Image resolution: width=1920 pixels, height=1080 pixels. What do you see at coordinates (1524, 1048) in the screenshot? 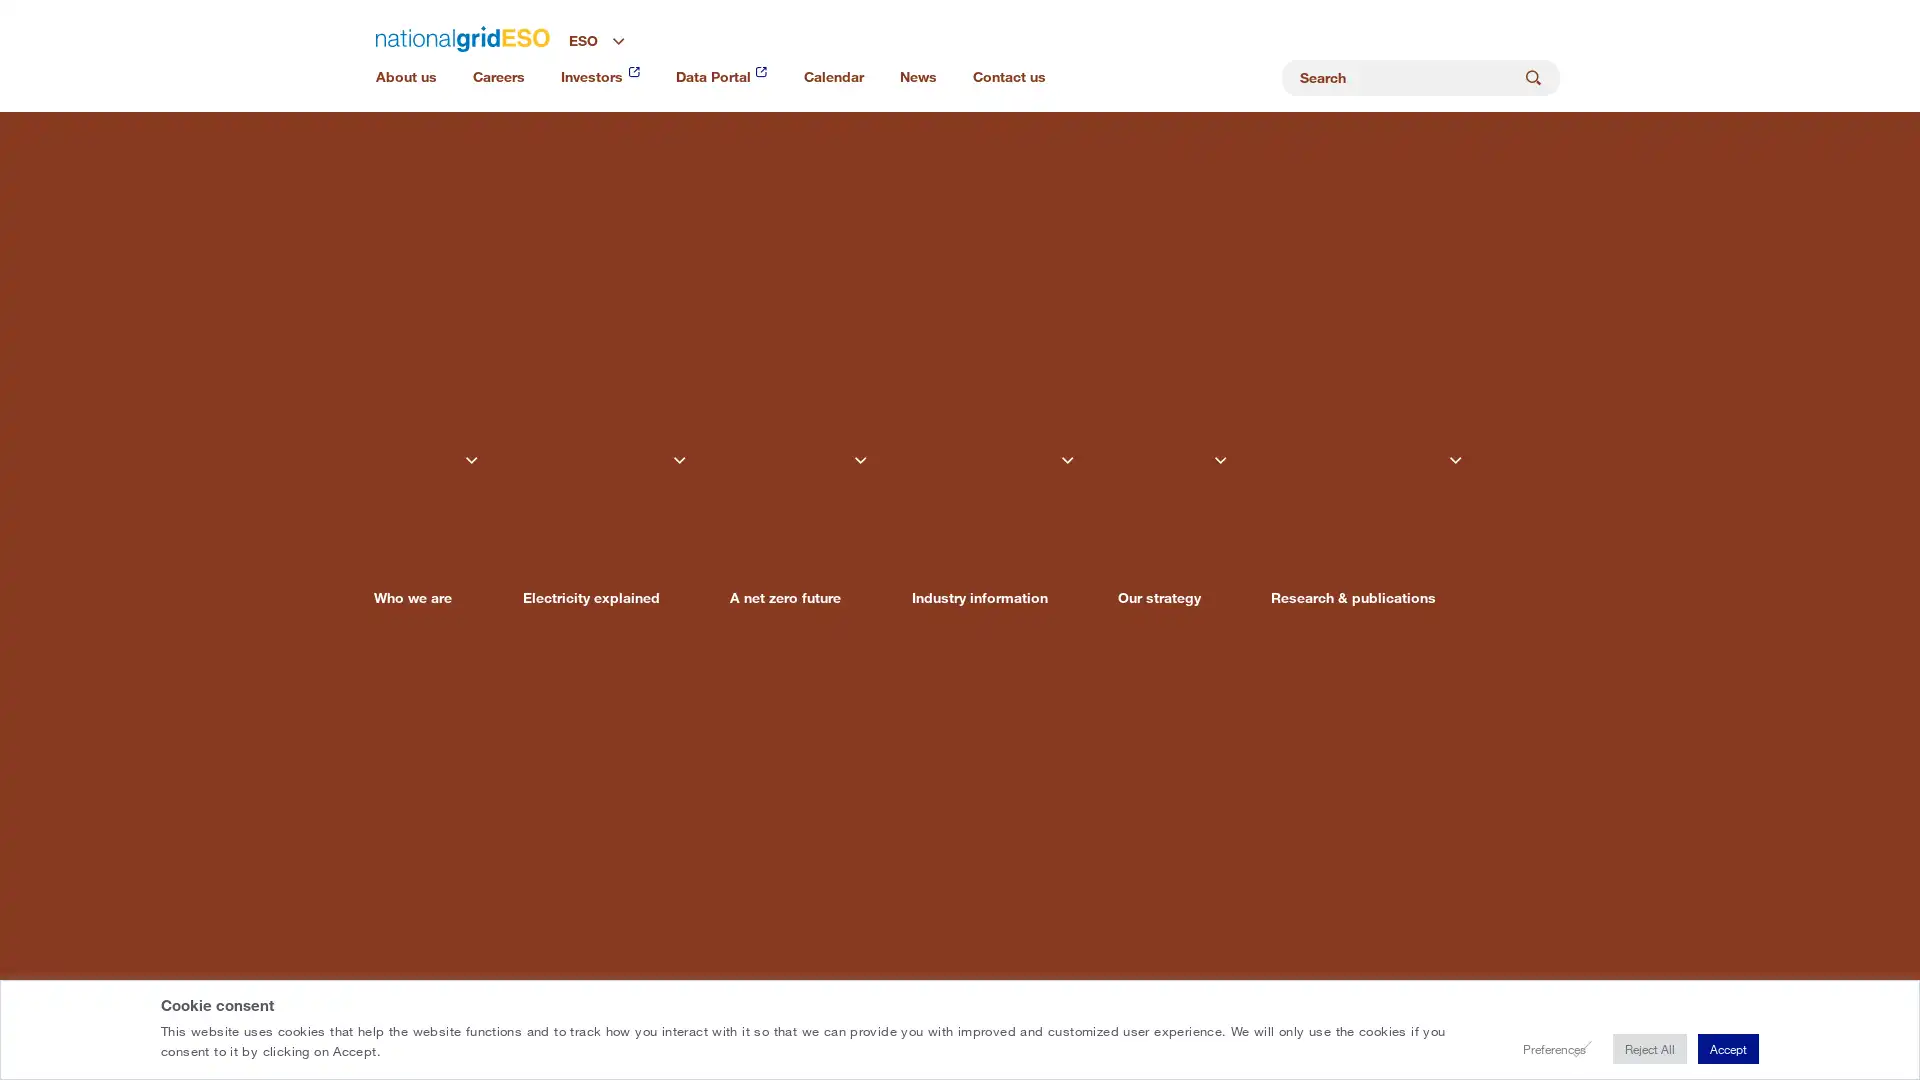
I see `Preferences` at bounding box center [1524, 1048].